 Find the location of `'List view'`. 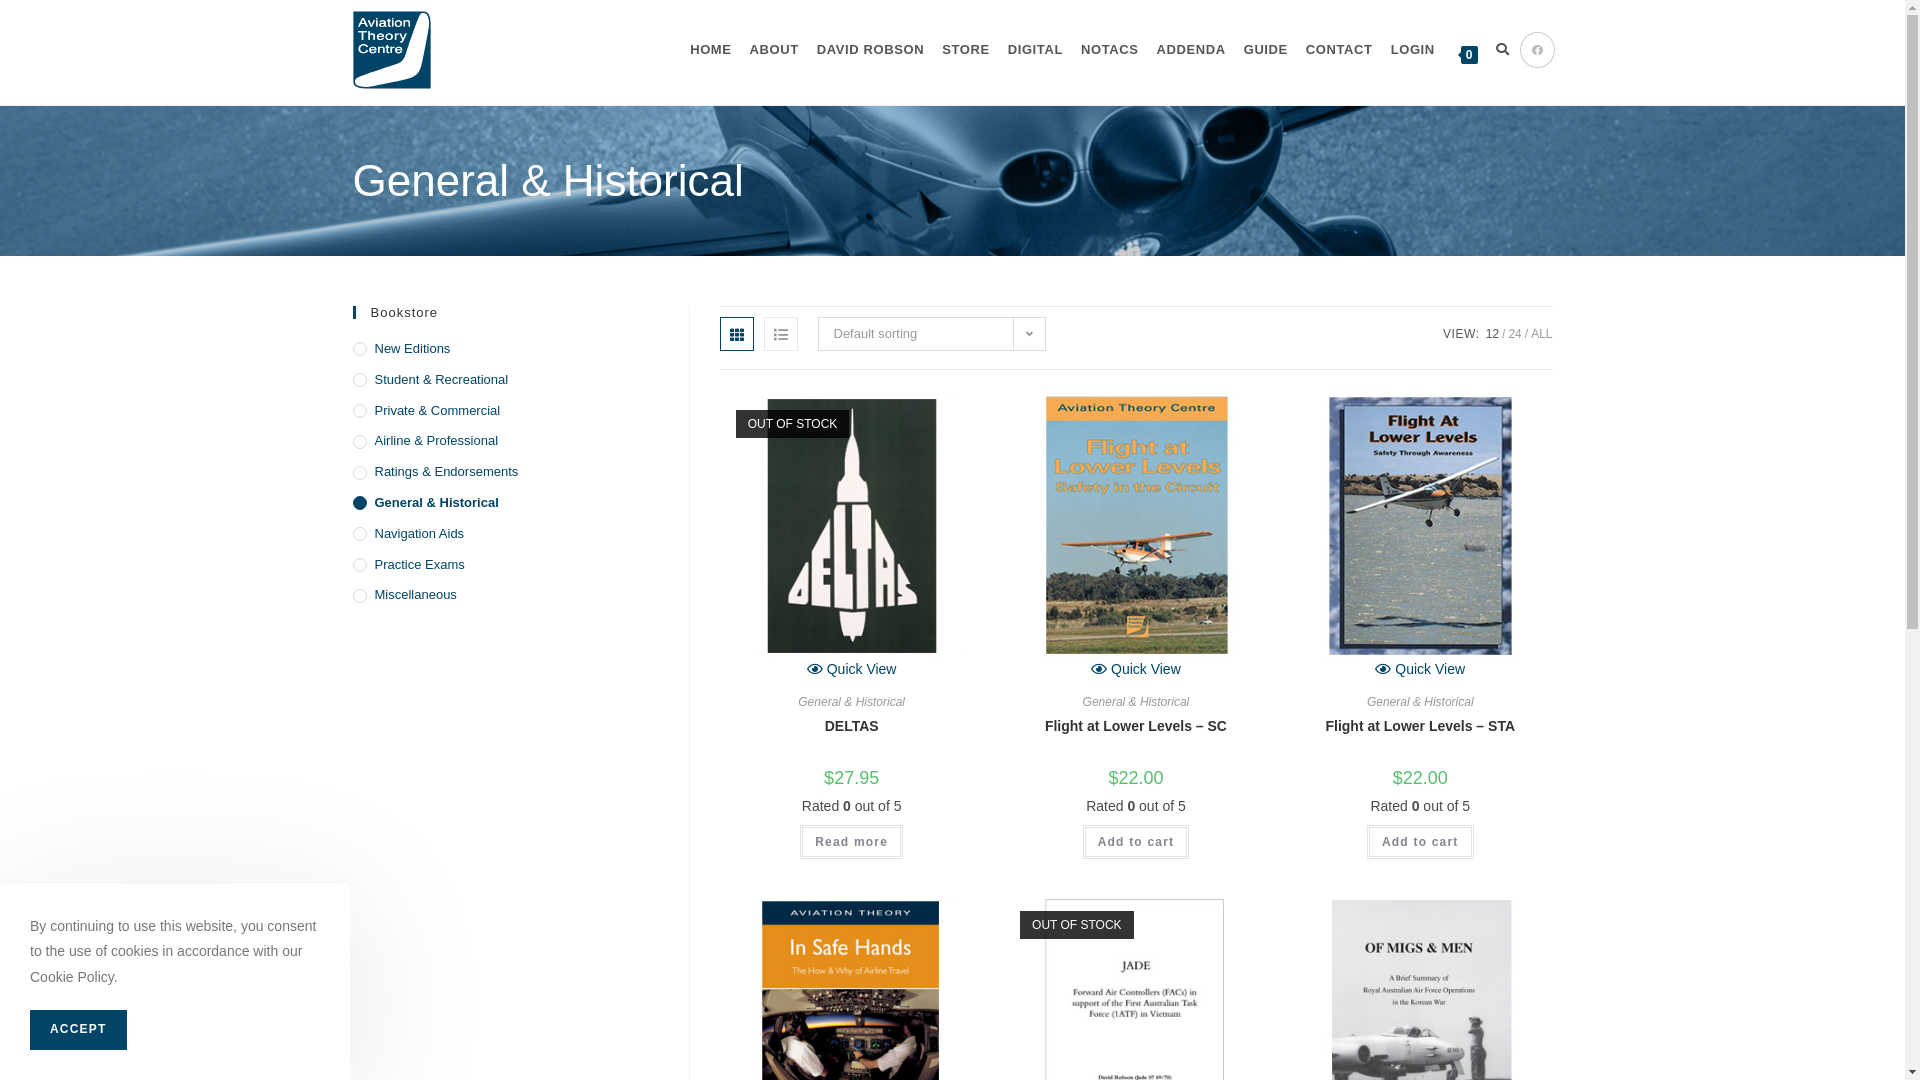

'List view' is located at coordinates (780, 333).